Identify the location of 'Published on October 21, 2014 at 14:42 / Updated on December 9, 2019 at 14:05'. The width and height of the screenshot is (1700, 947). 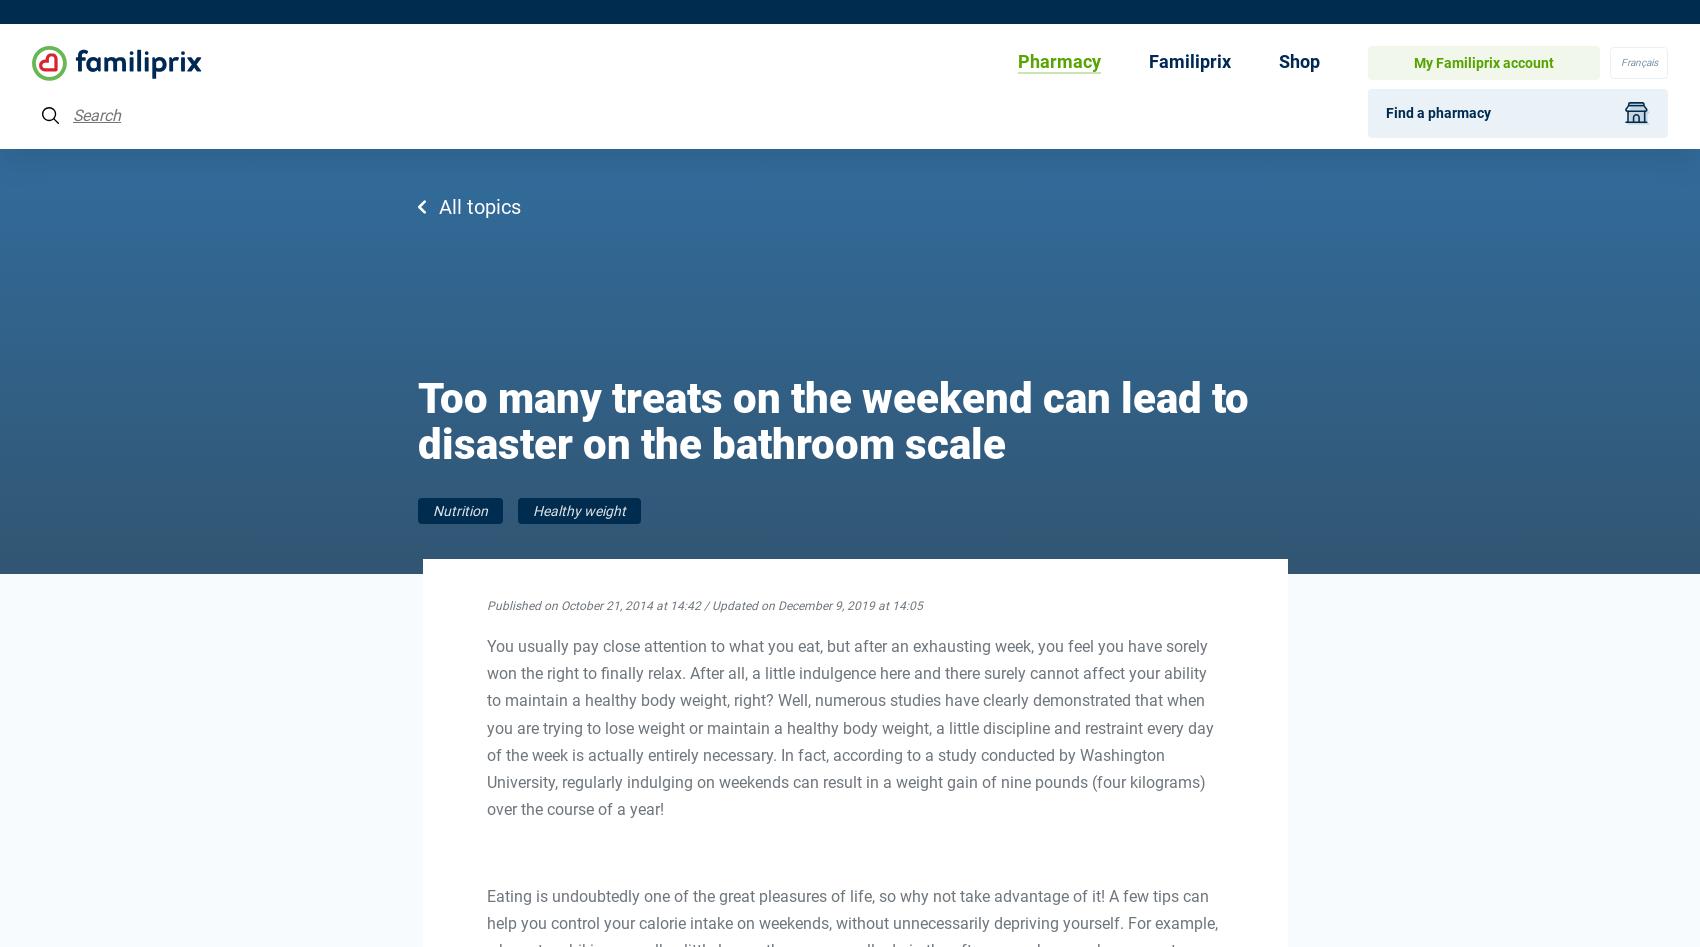
(703, 605).